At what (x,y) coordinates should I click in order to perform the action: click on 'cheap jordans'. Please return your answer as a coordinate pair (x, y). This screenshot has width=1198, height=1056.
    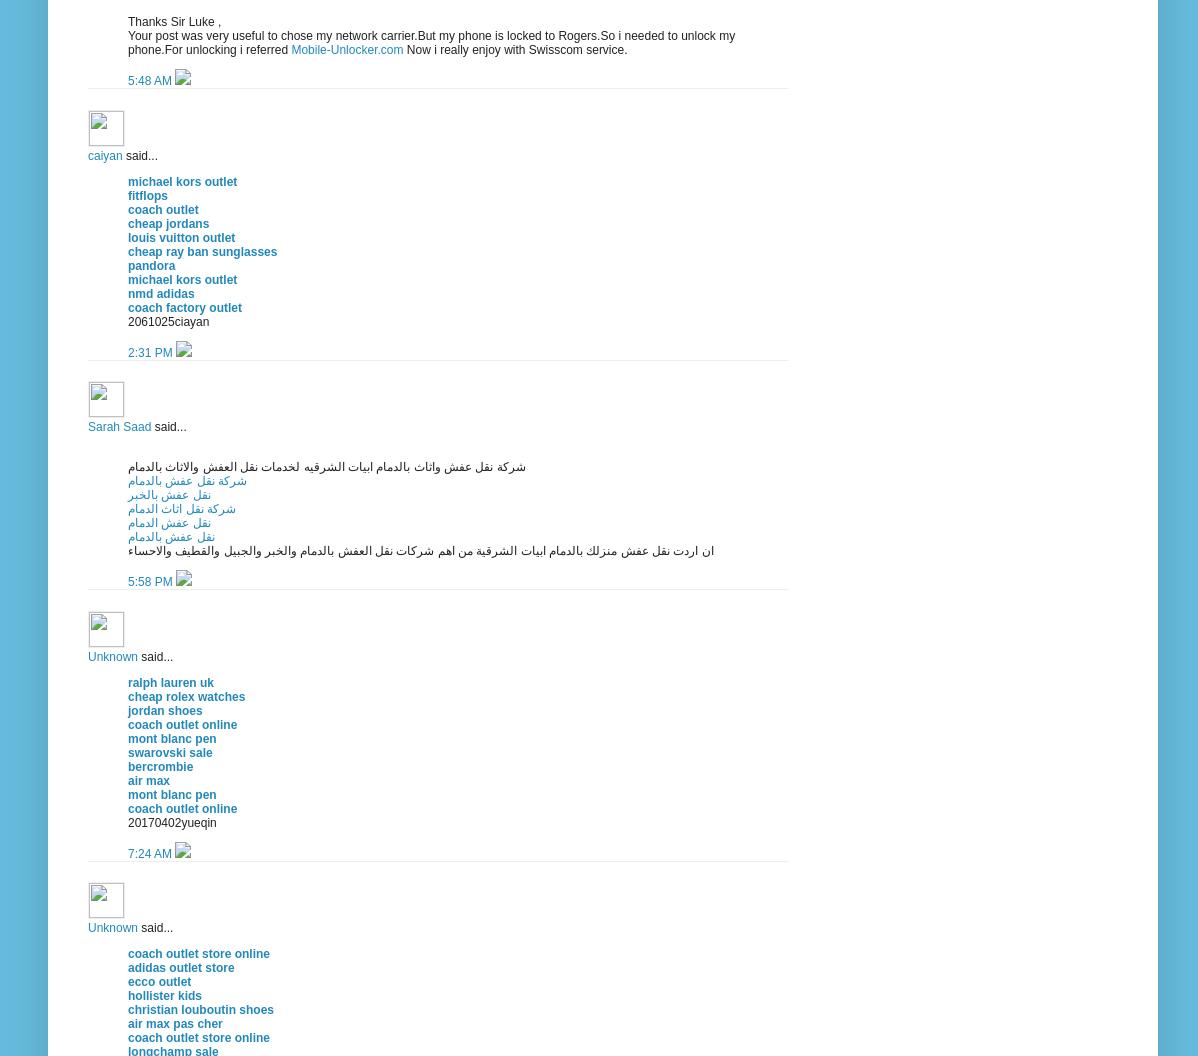
    Looking at the image, I should click on (167, 222).